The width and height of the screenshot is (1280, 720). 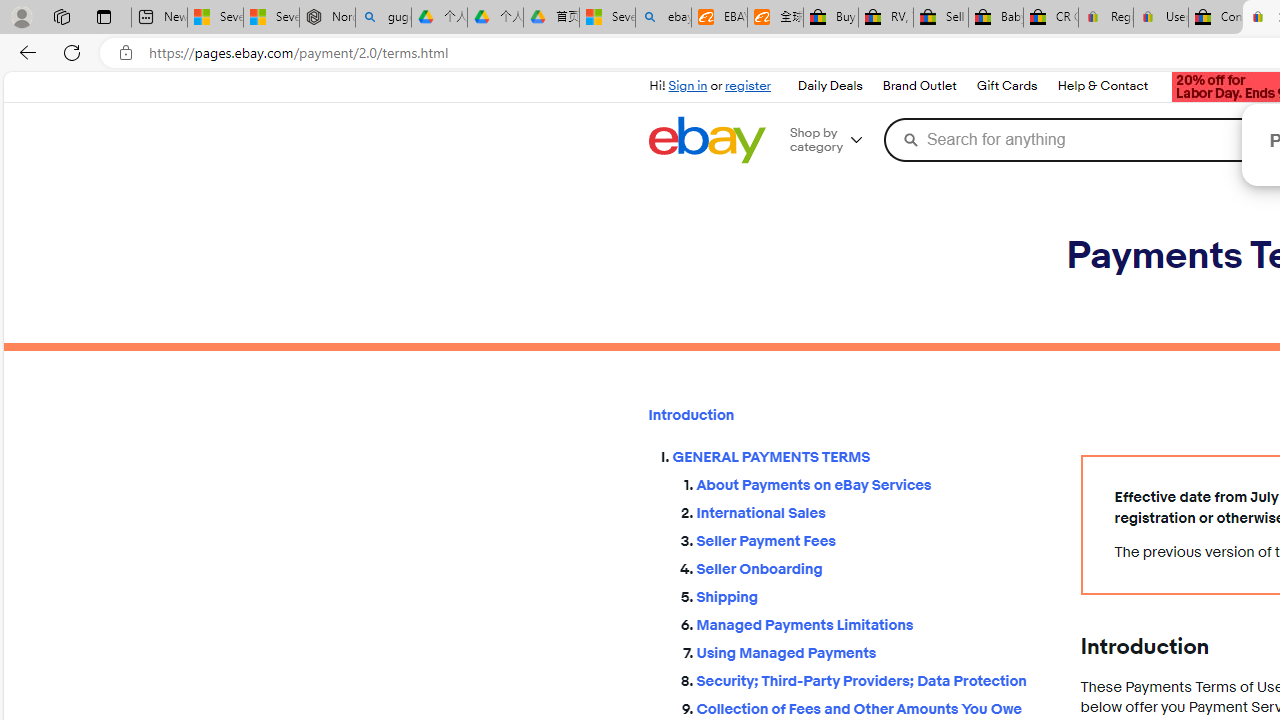 What do you see at coordinates (1006, 86) in the screenshot?
I see `'Gift Cards'` at bounding box center [1006, 86].